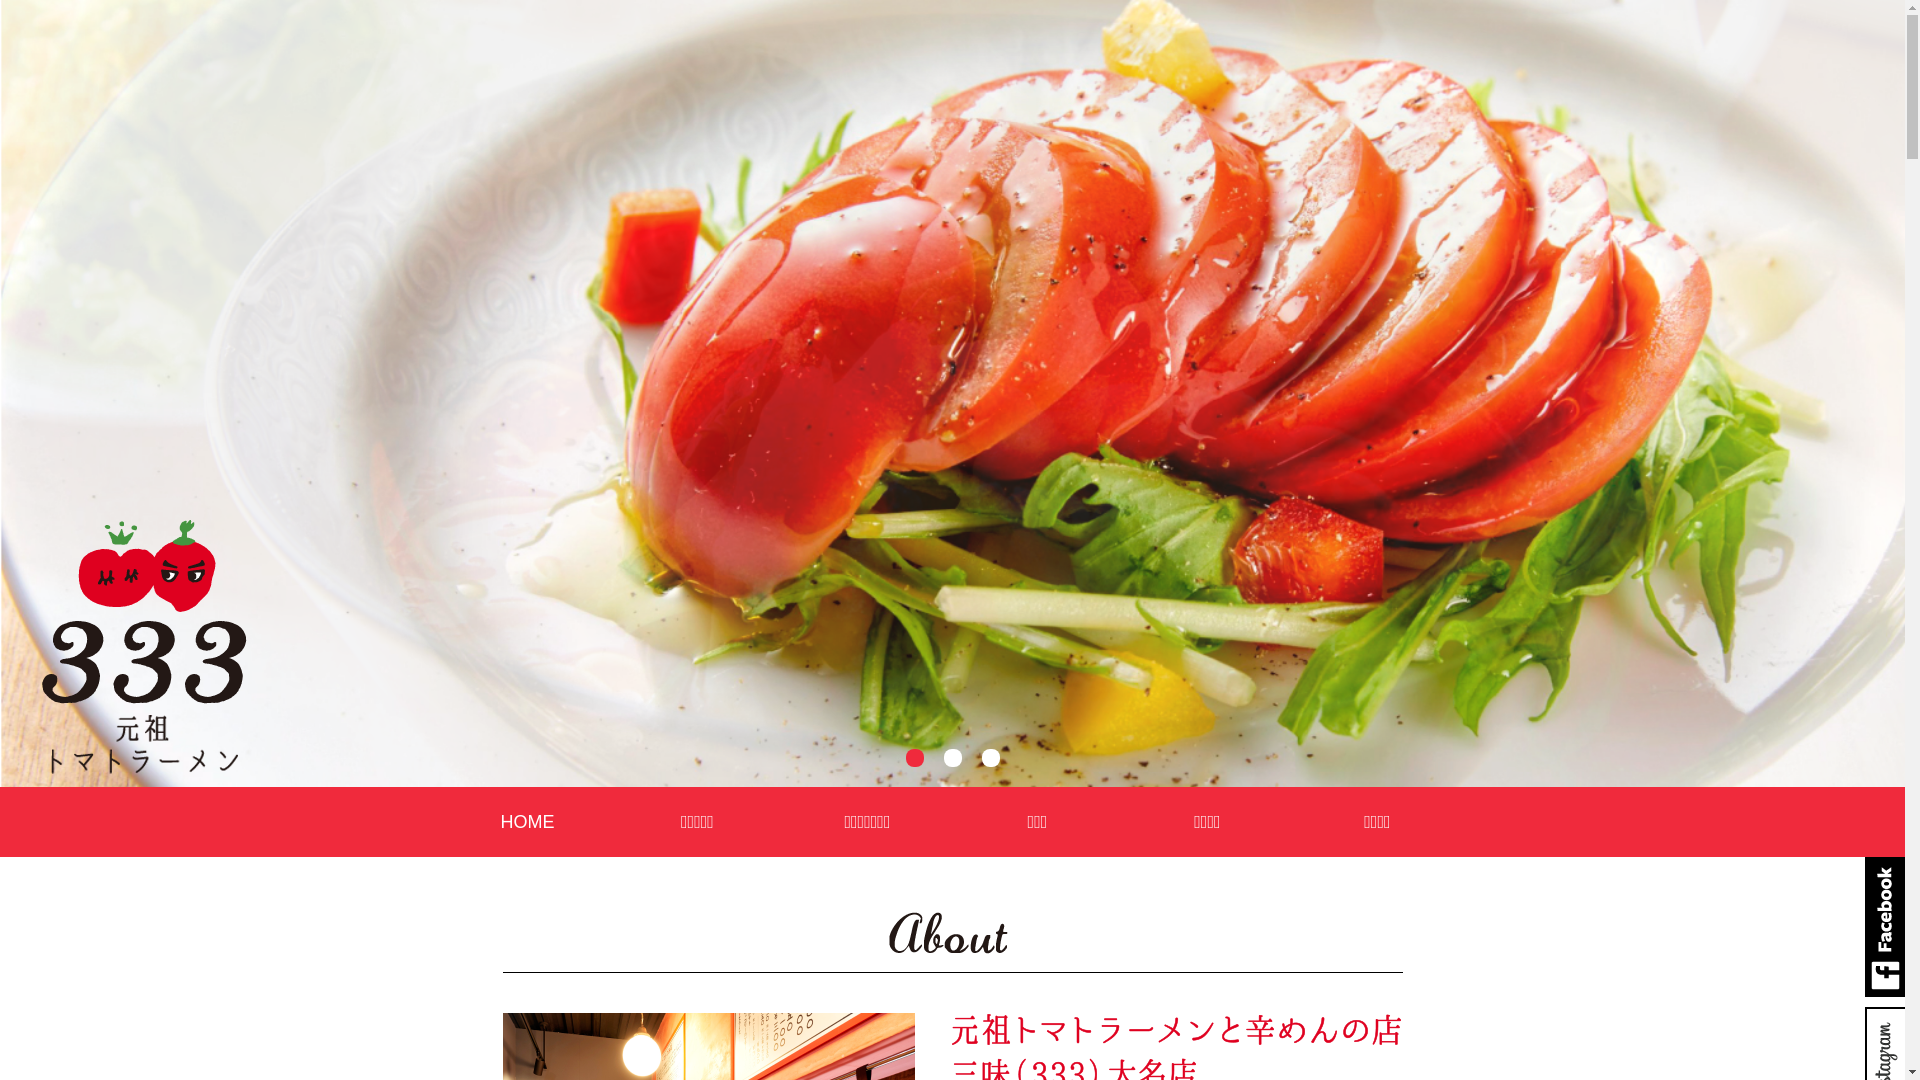 The width and height of the screenshot is (1920, 1080). What do you see at coordinates (527, 821) in the screenshot?
I see `'HOME'` at bounding box center [527, 821].